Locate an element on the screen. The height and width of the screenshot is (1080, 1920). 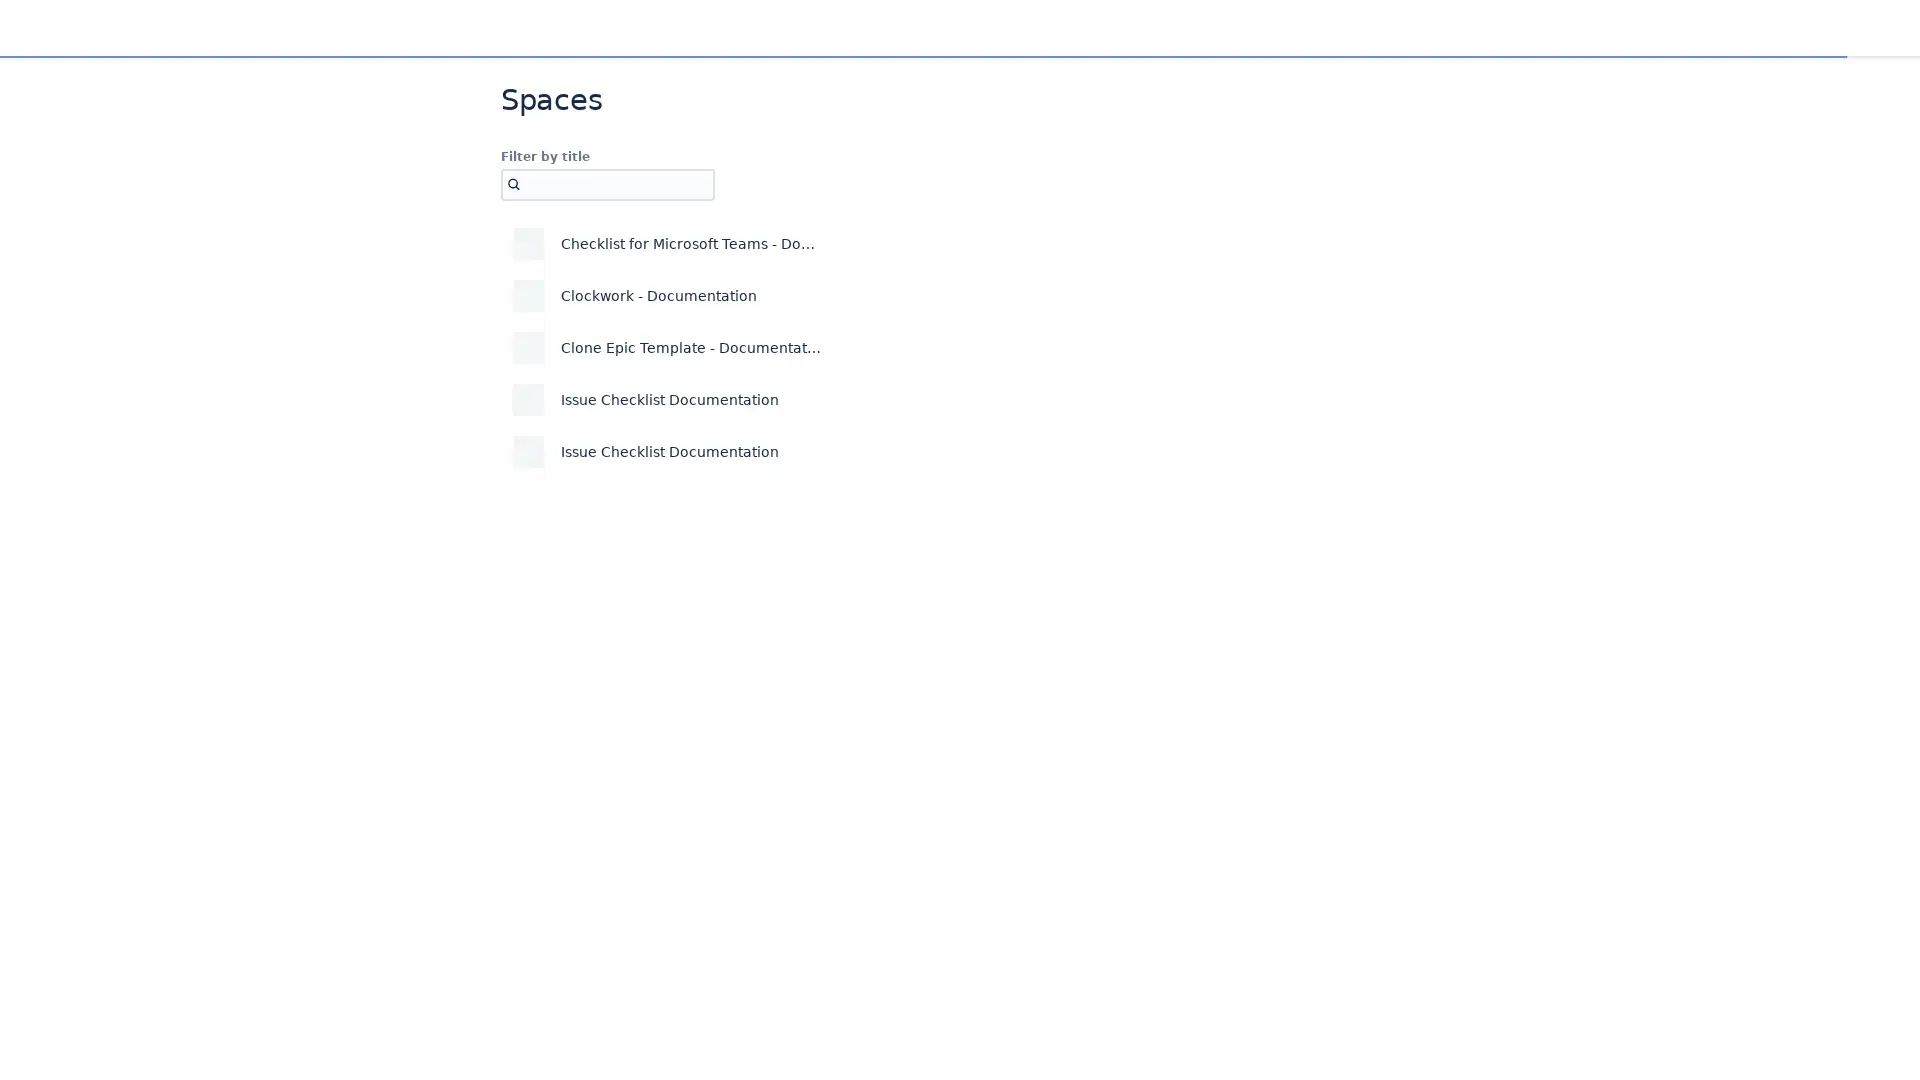
documentation is located at coordinates (906, 400).